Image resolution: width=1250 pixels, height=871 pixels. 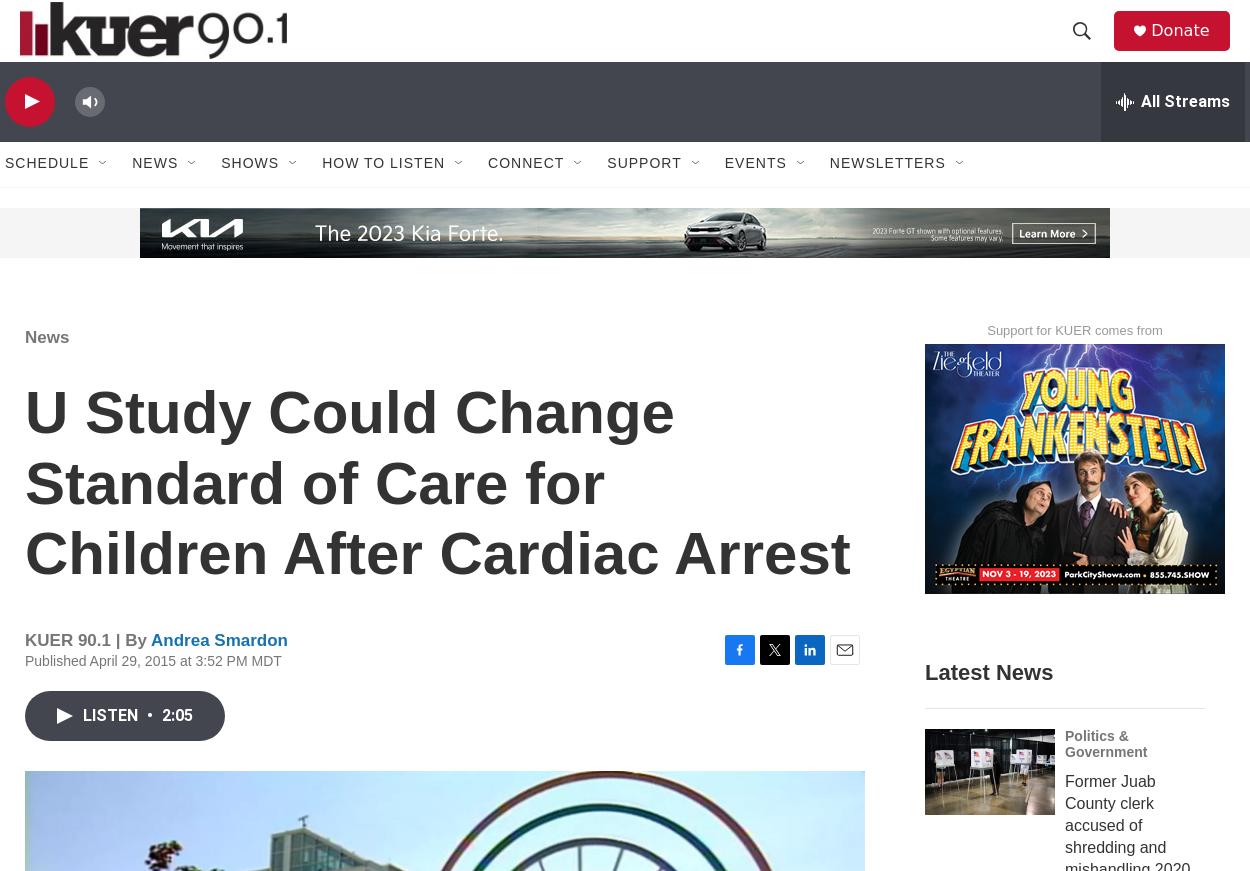 I want to click on 'Latest News', so click(x=988, y=714).